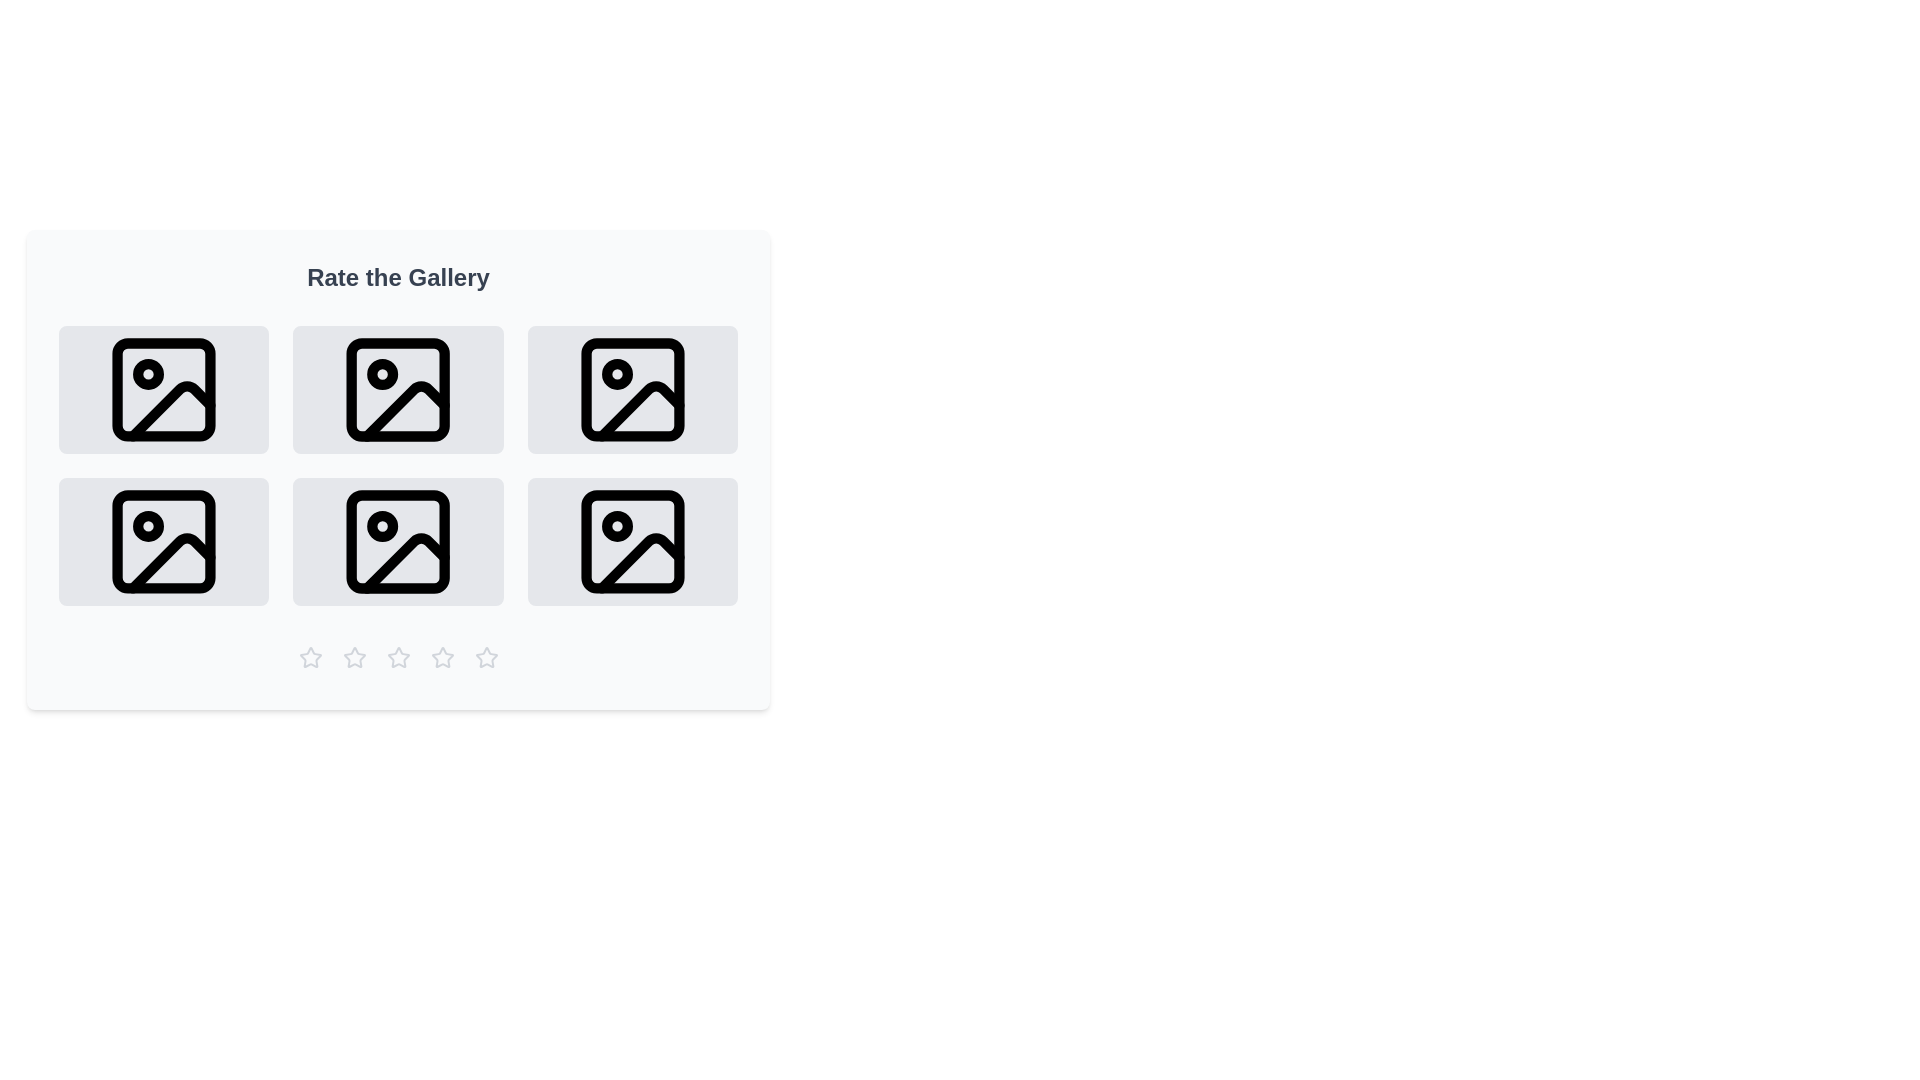 Image resolution: width=1920 pixels, height=1080 pixels. I want to click on the gallery rating to 2 stars by clicking the corresponding star, so click(354, 658).